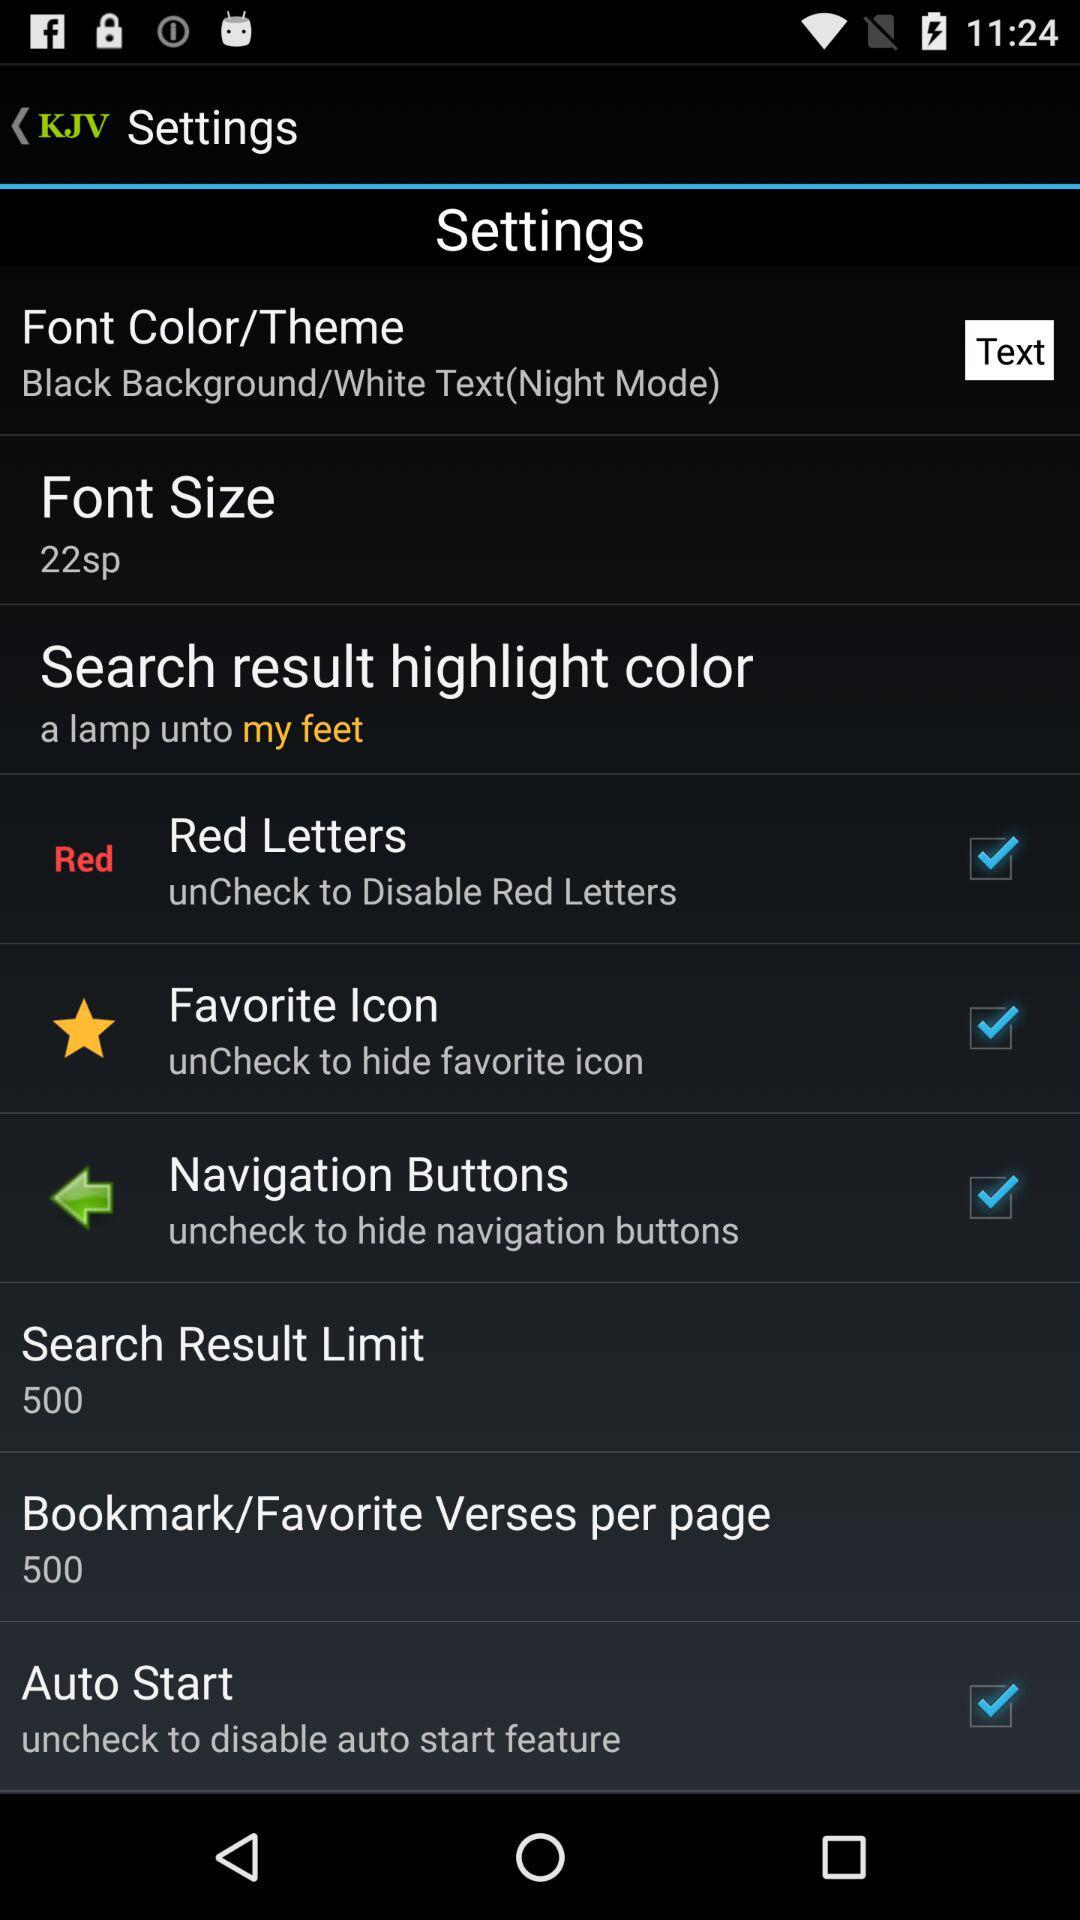 This screenshot has width=1080, height=1920. What do you see at coordinates (370, 381) in the screenshot?
I see `the black background white item` at bounding box center [370, 381].